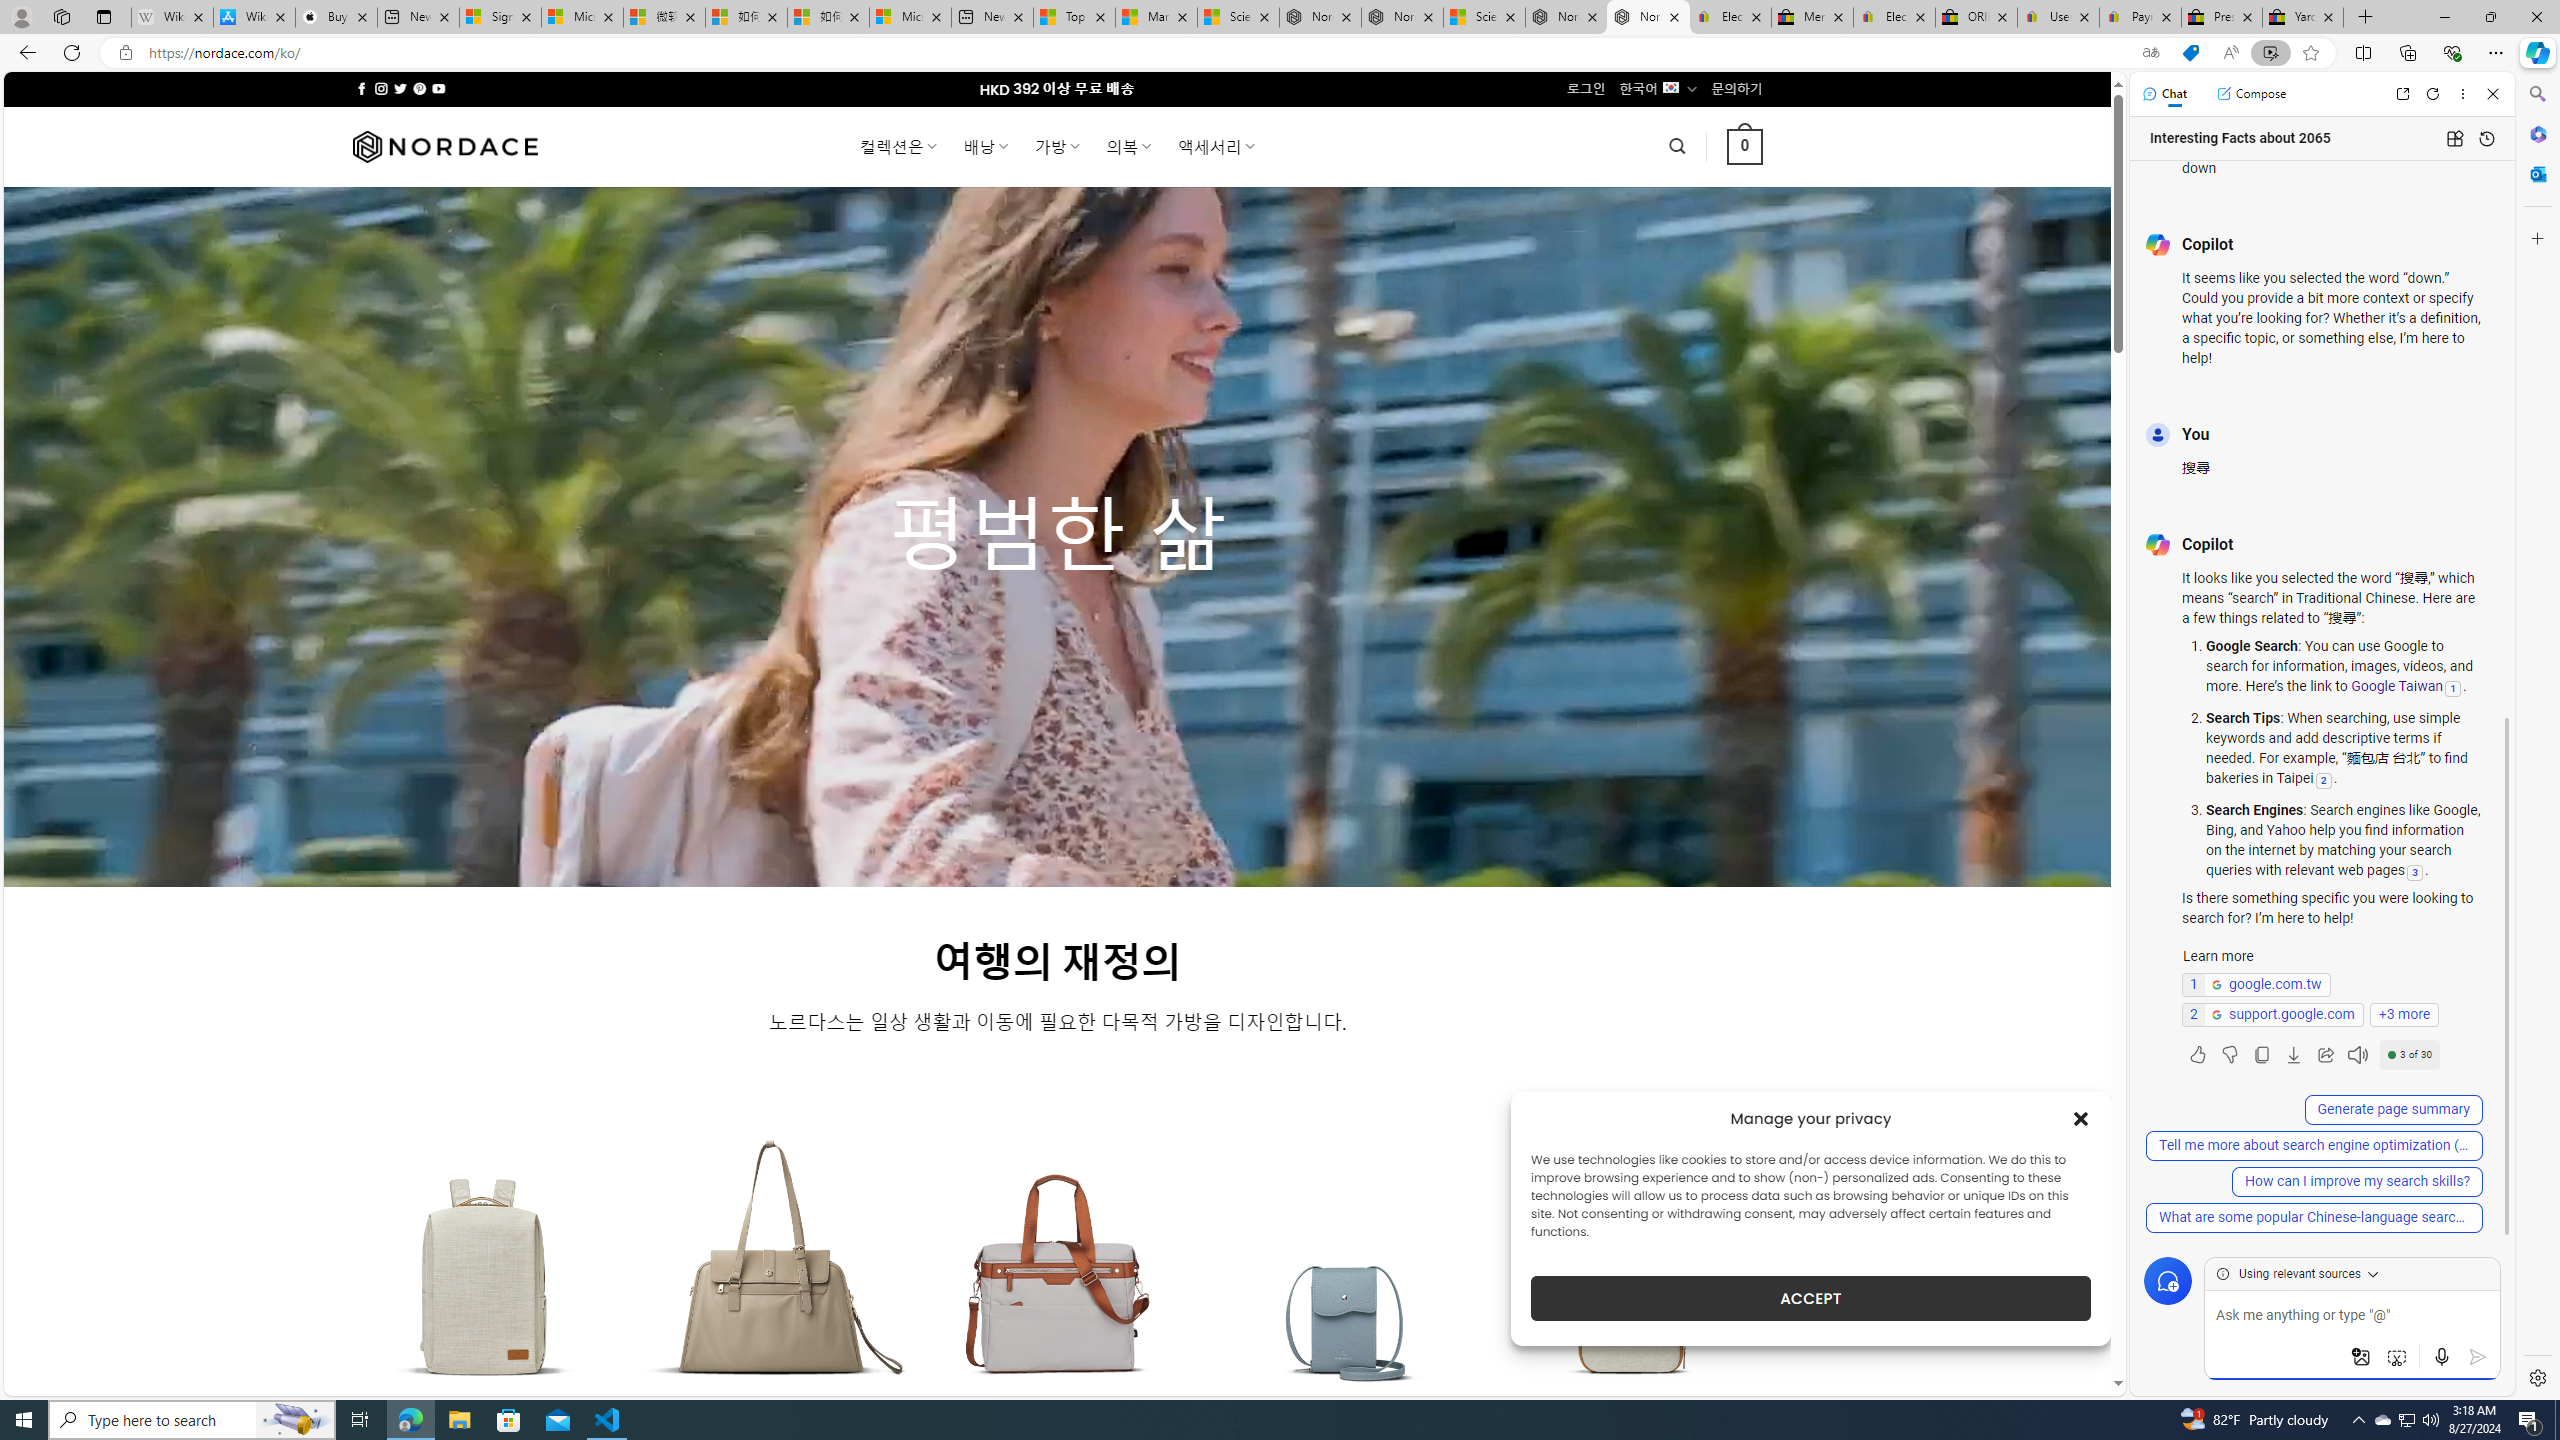  What do you see at coordinates (2164, 92) in the screenshot?
I see `'Chat'` at bounding box center [2164, 92].